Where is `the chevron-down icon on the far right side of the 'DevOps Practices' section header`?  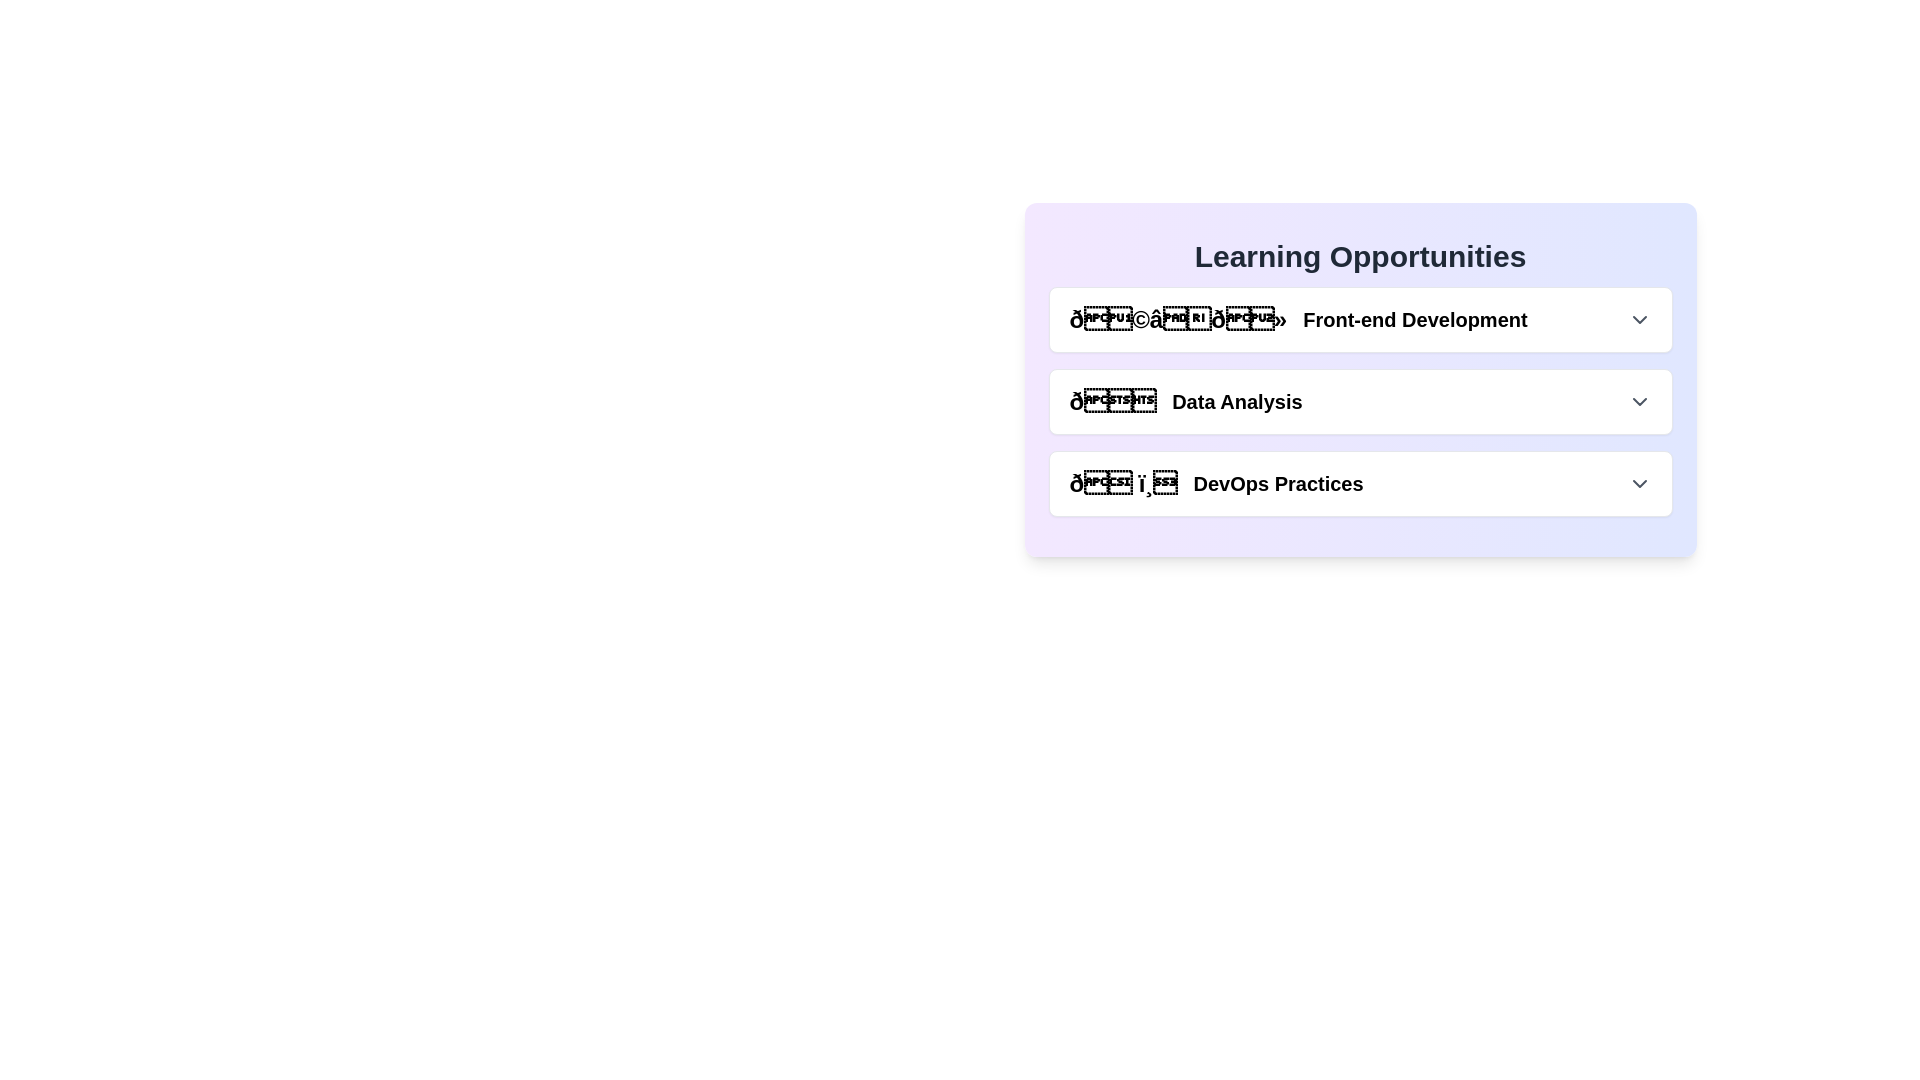
the chevron-down icon on the far right side of the 'DevOps Practices' section header is located at coordinates (1639, 483).